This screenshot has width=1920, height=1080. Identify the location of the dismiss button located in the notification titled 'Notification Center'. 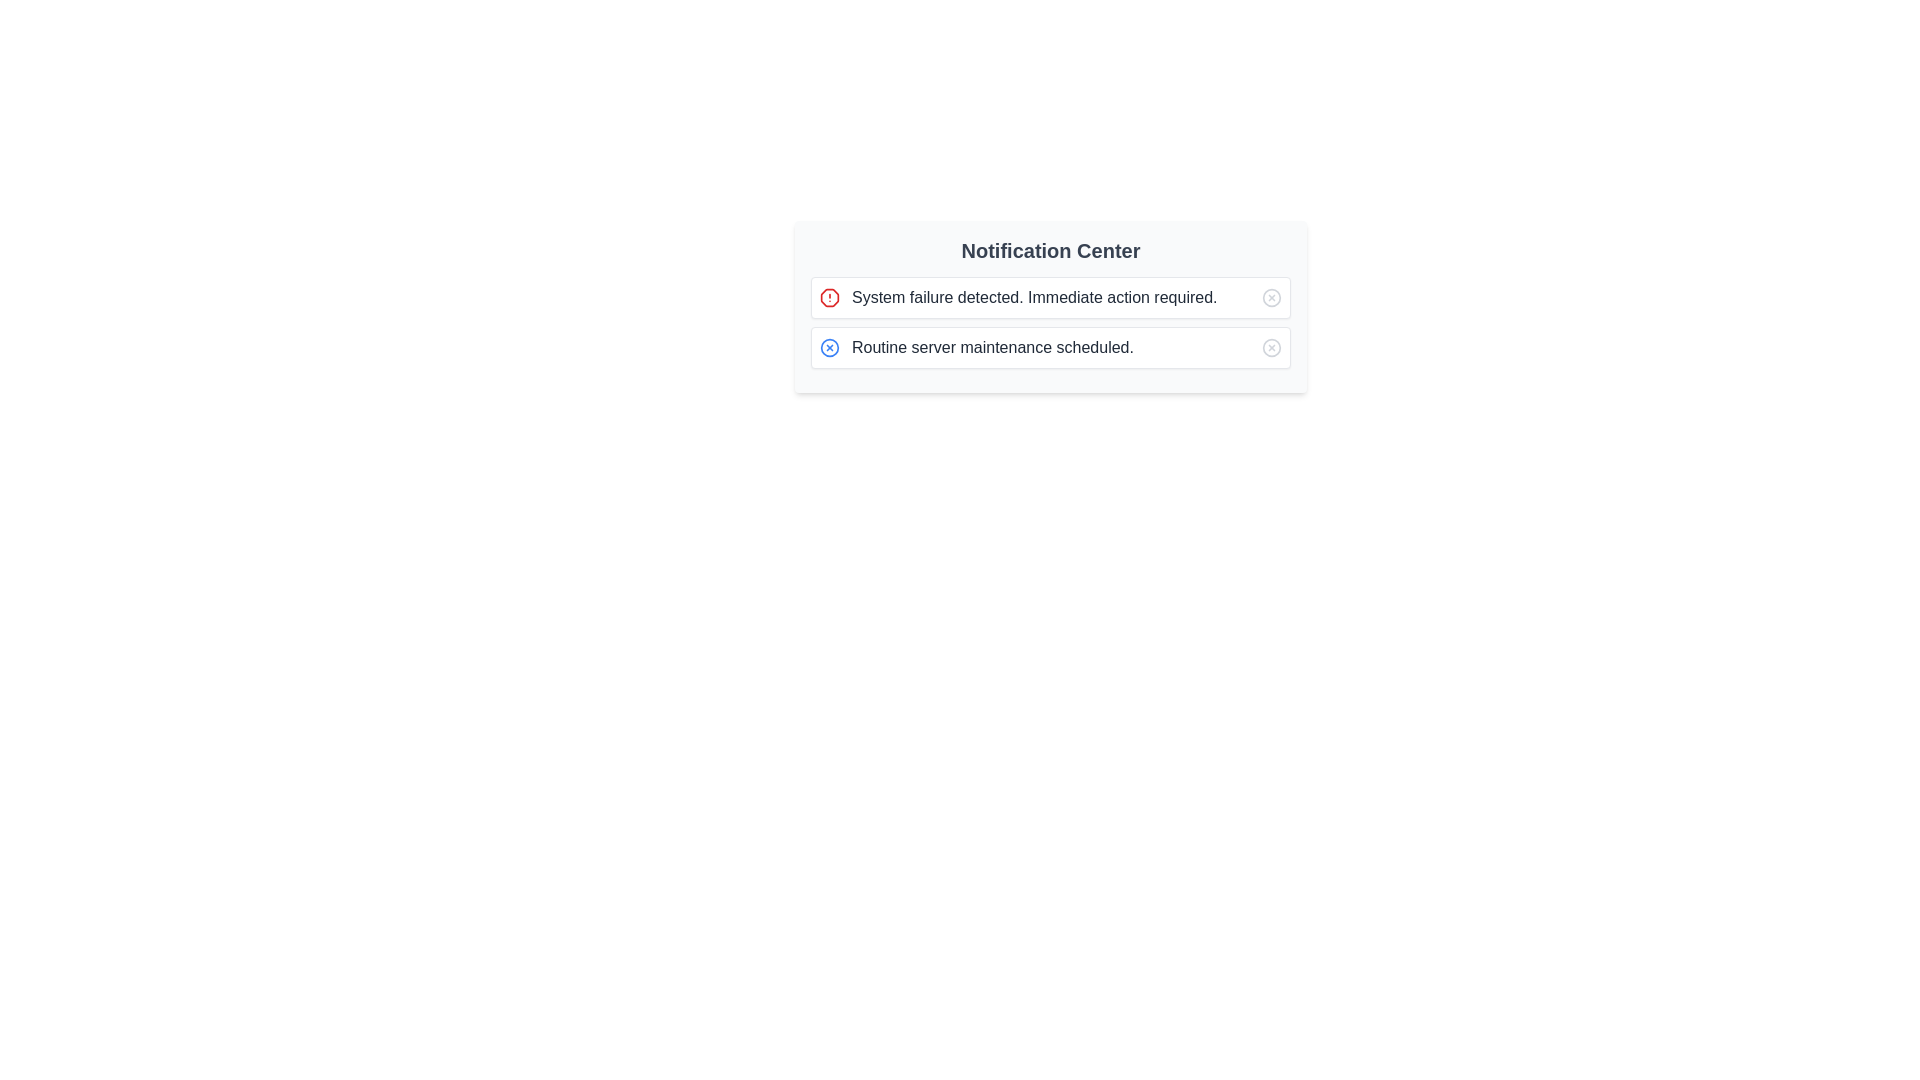
(830, 346).